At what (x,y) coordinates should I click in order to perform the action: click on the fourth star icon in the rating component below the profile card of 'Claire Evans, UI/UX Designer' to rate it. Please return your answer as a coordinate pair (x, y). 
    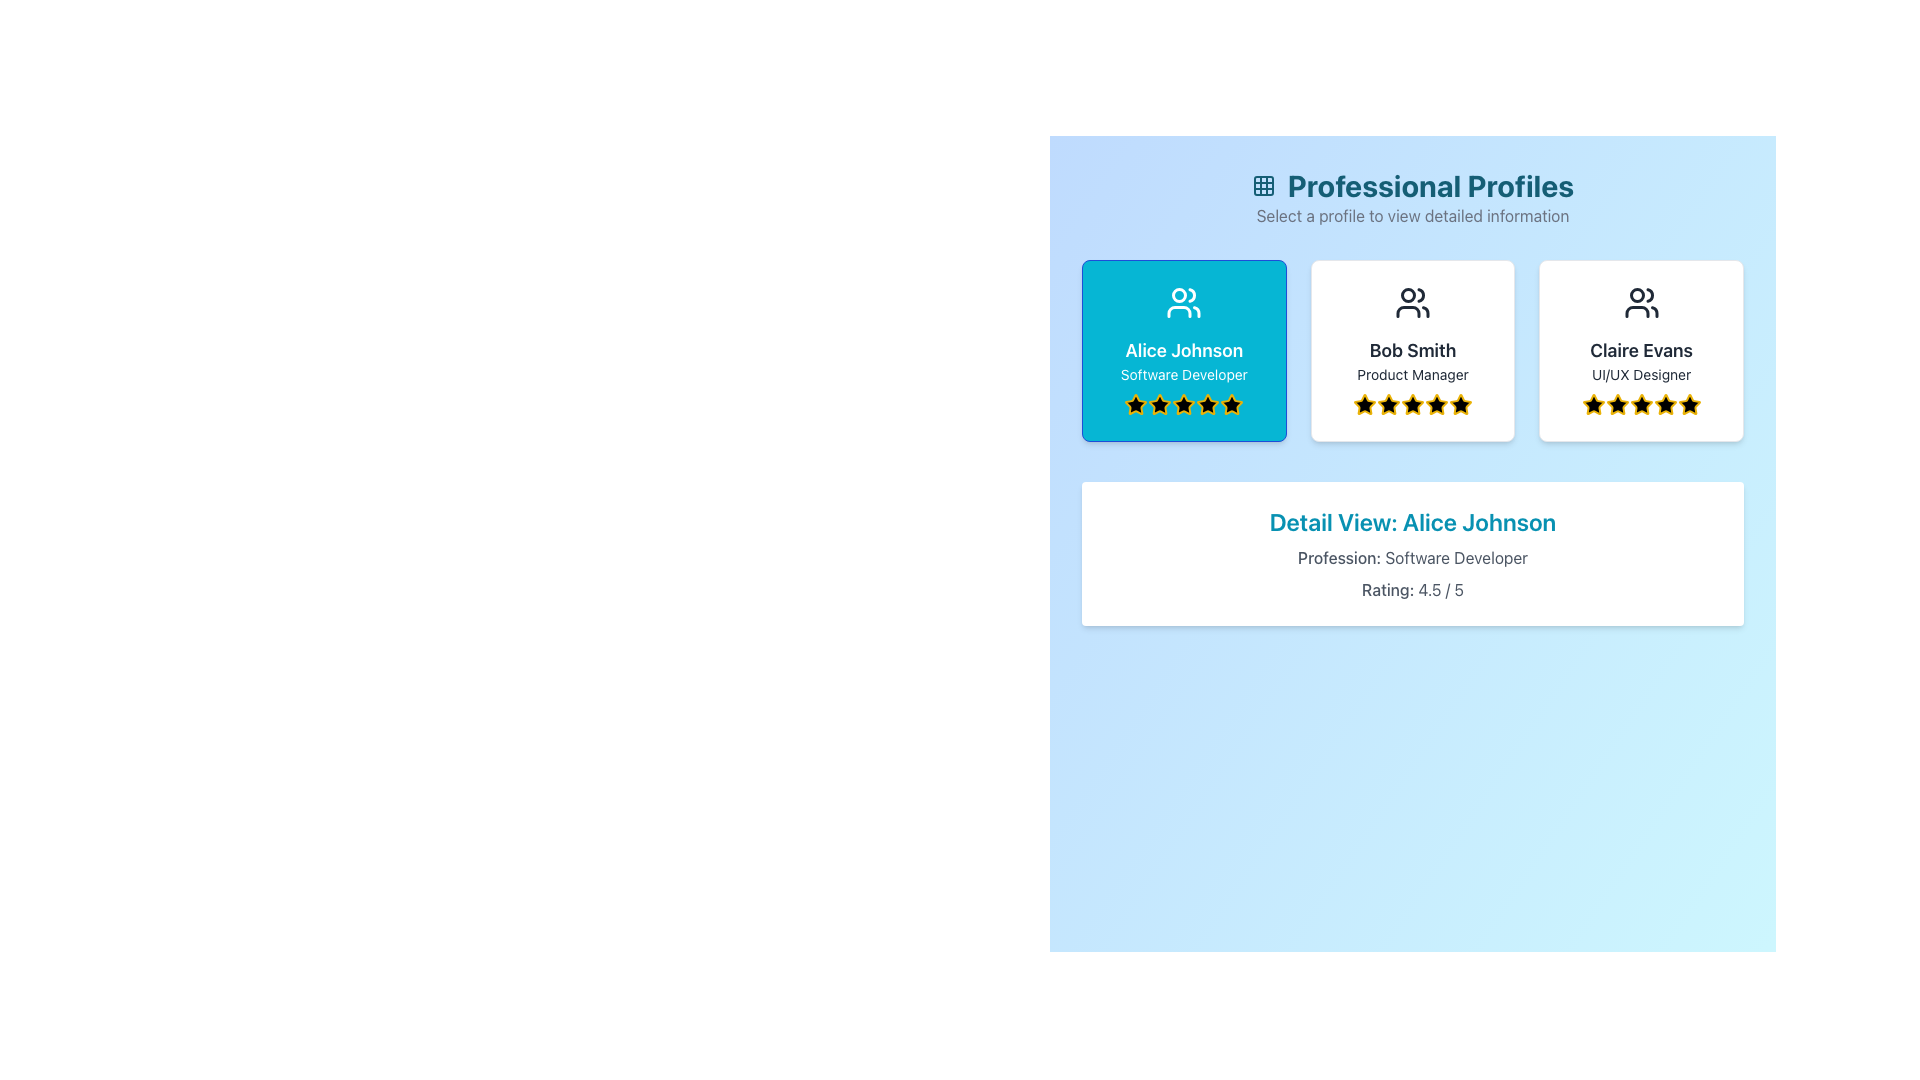
    Looking at the image, I should click on (1641, 404).